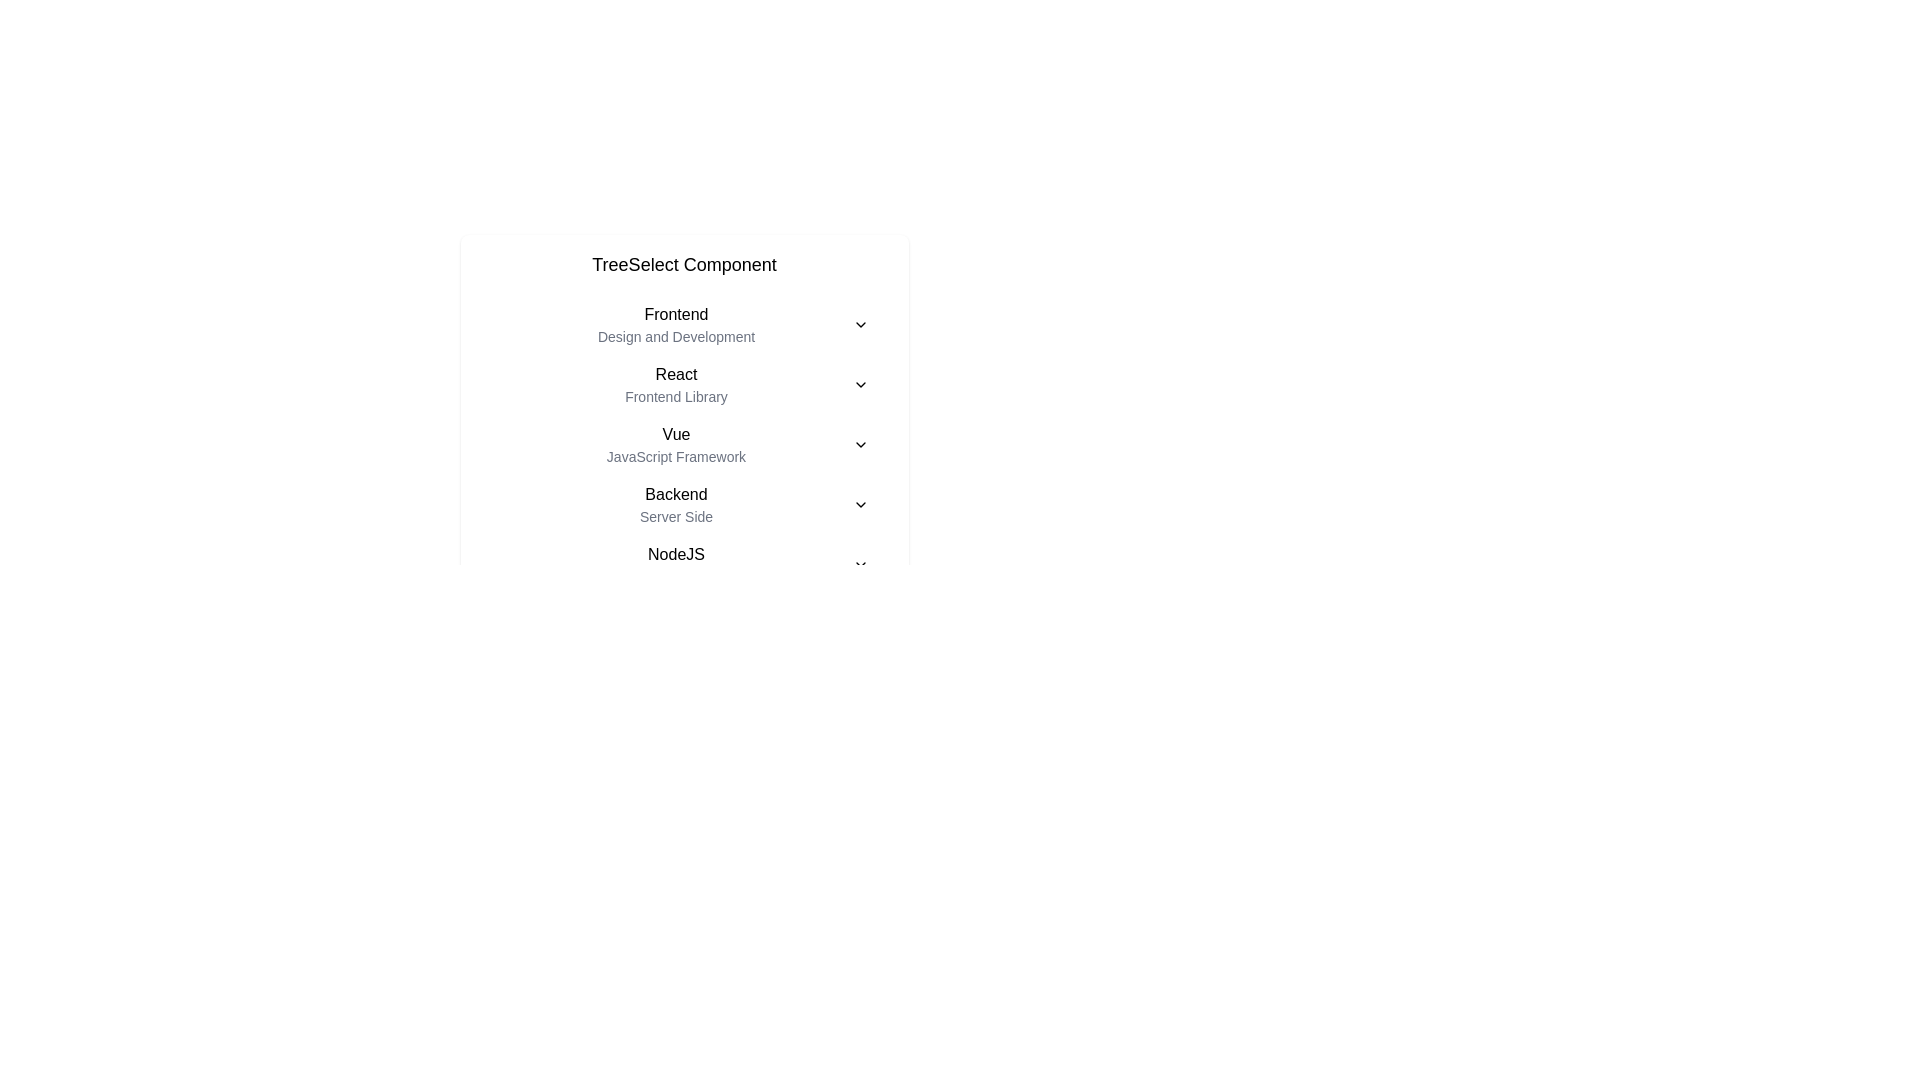 The image size is (1920, 1080). What do you see at coordinates (684, 564) in the screenshot?
I see `the interactive list item located under the 'Backend' section heading` at bounding box center [684, 564].